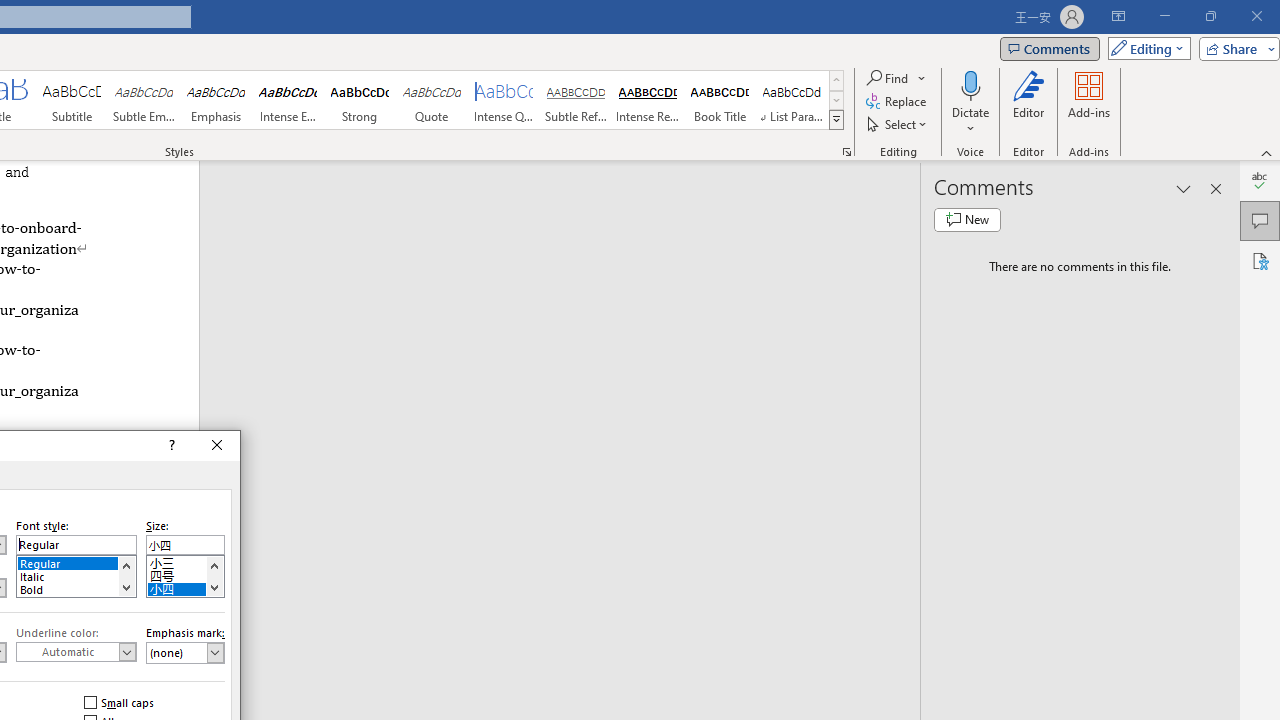 This screenshot has width=1280, height=720. I want to click on 'Class: NetUIImage', so click(837, 119).